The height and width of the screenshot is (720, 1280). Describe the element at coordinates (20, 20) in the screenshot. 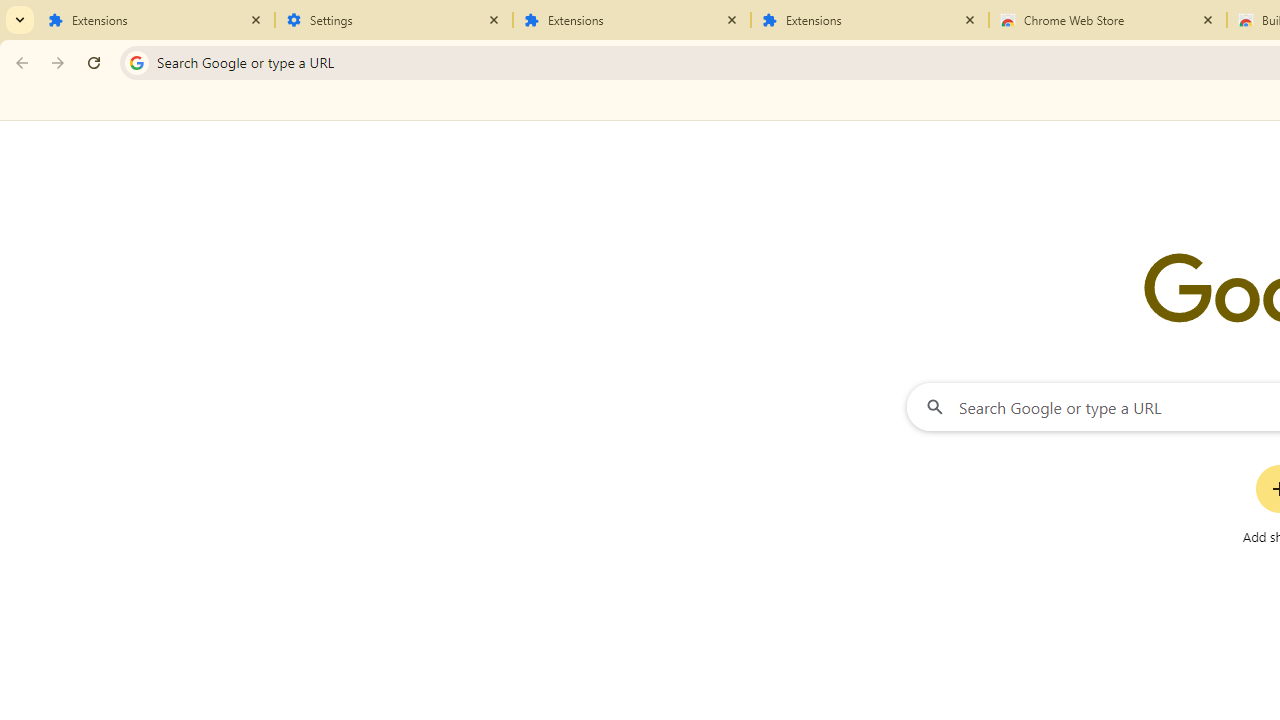

I see `'Search tabs'` at that location.